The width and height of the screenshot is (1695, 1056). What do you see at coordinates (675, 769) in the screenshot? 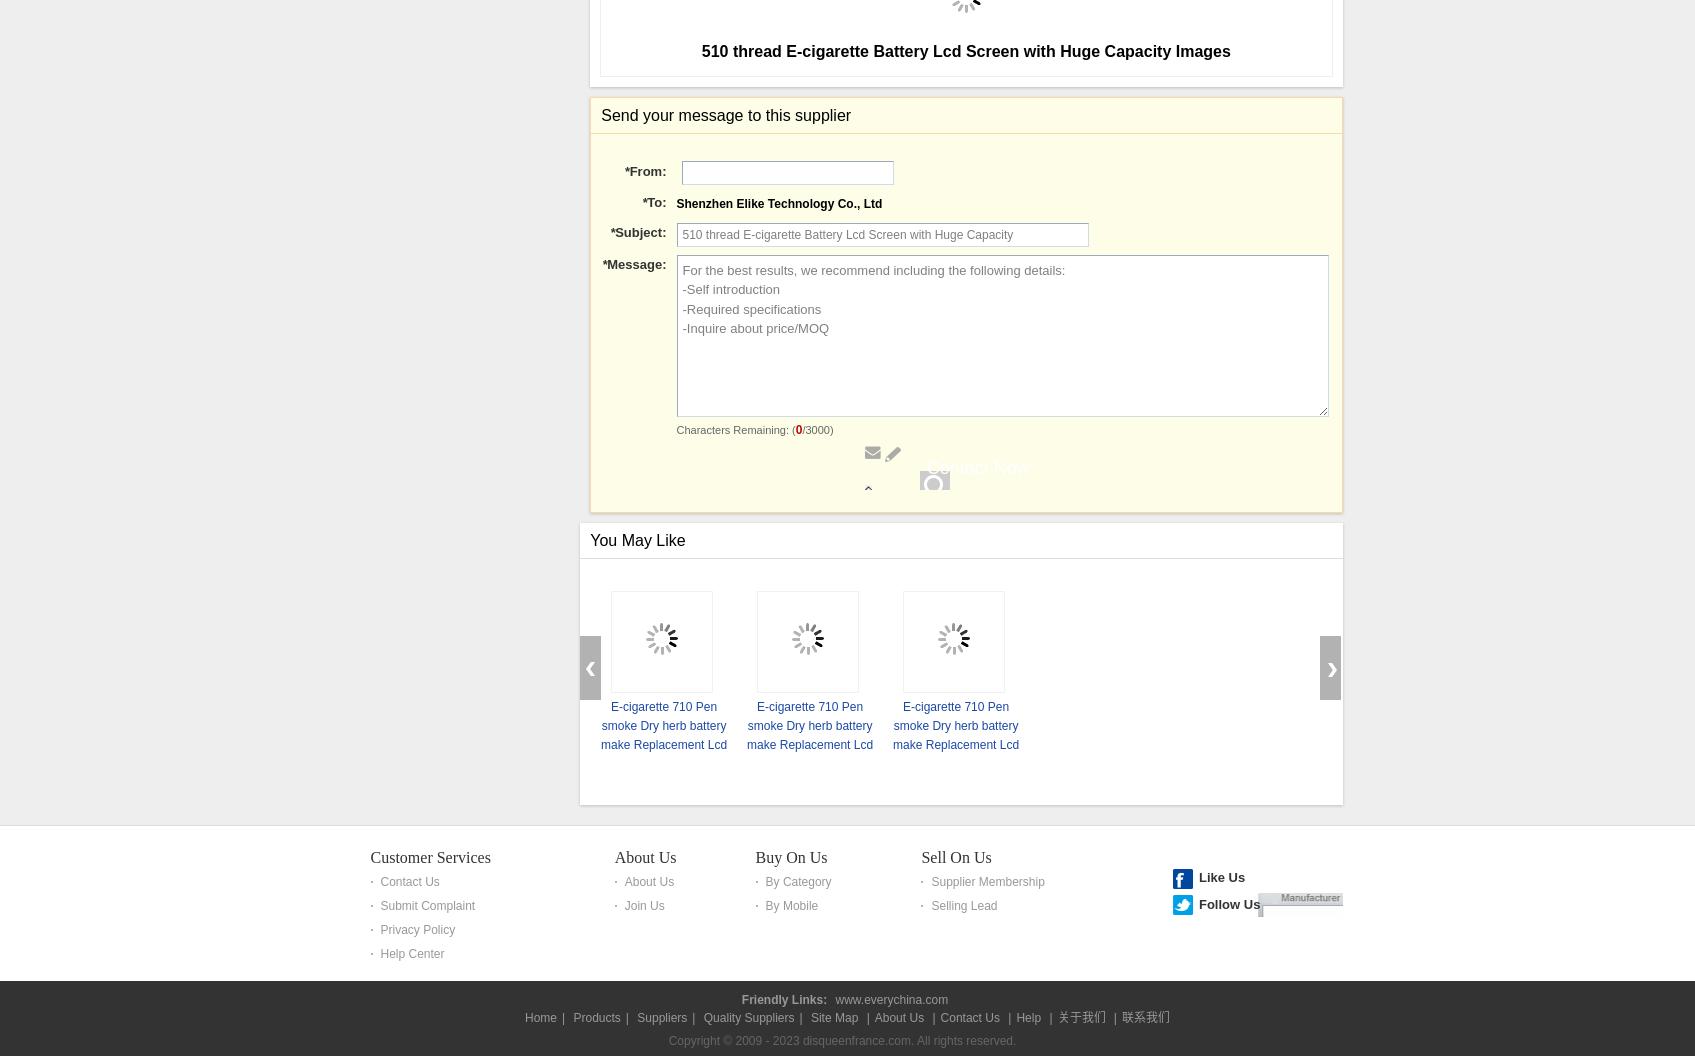
I see `'Shenzhen Elike Technology Co., Ltd'` at bounding box center [675, 769].